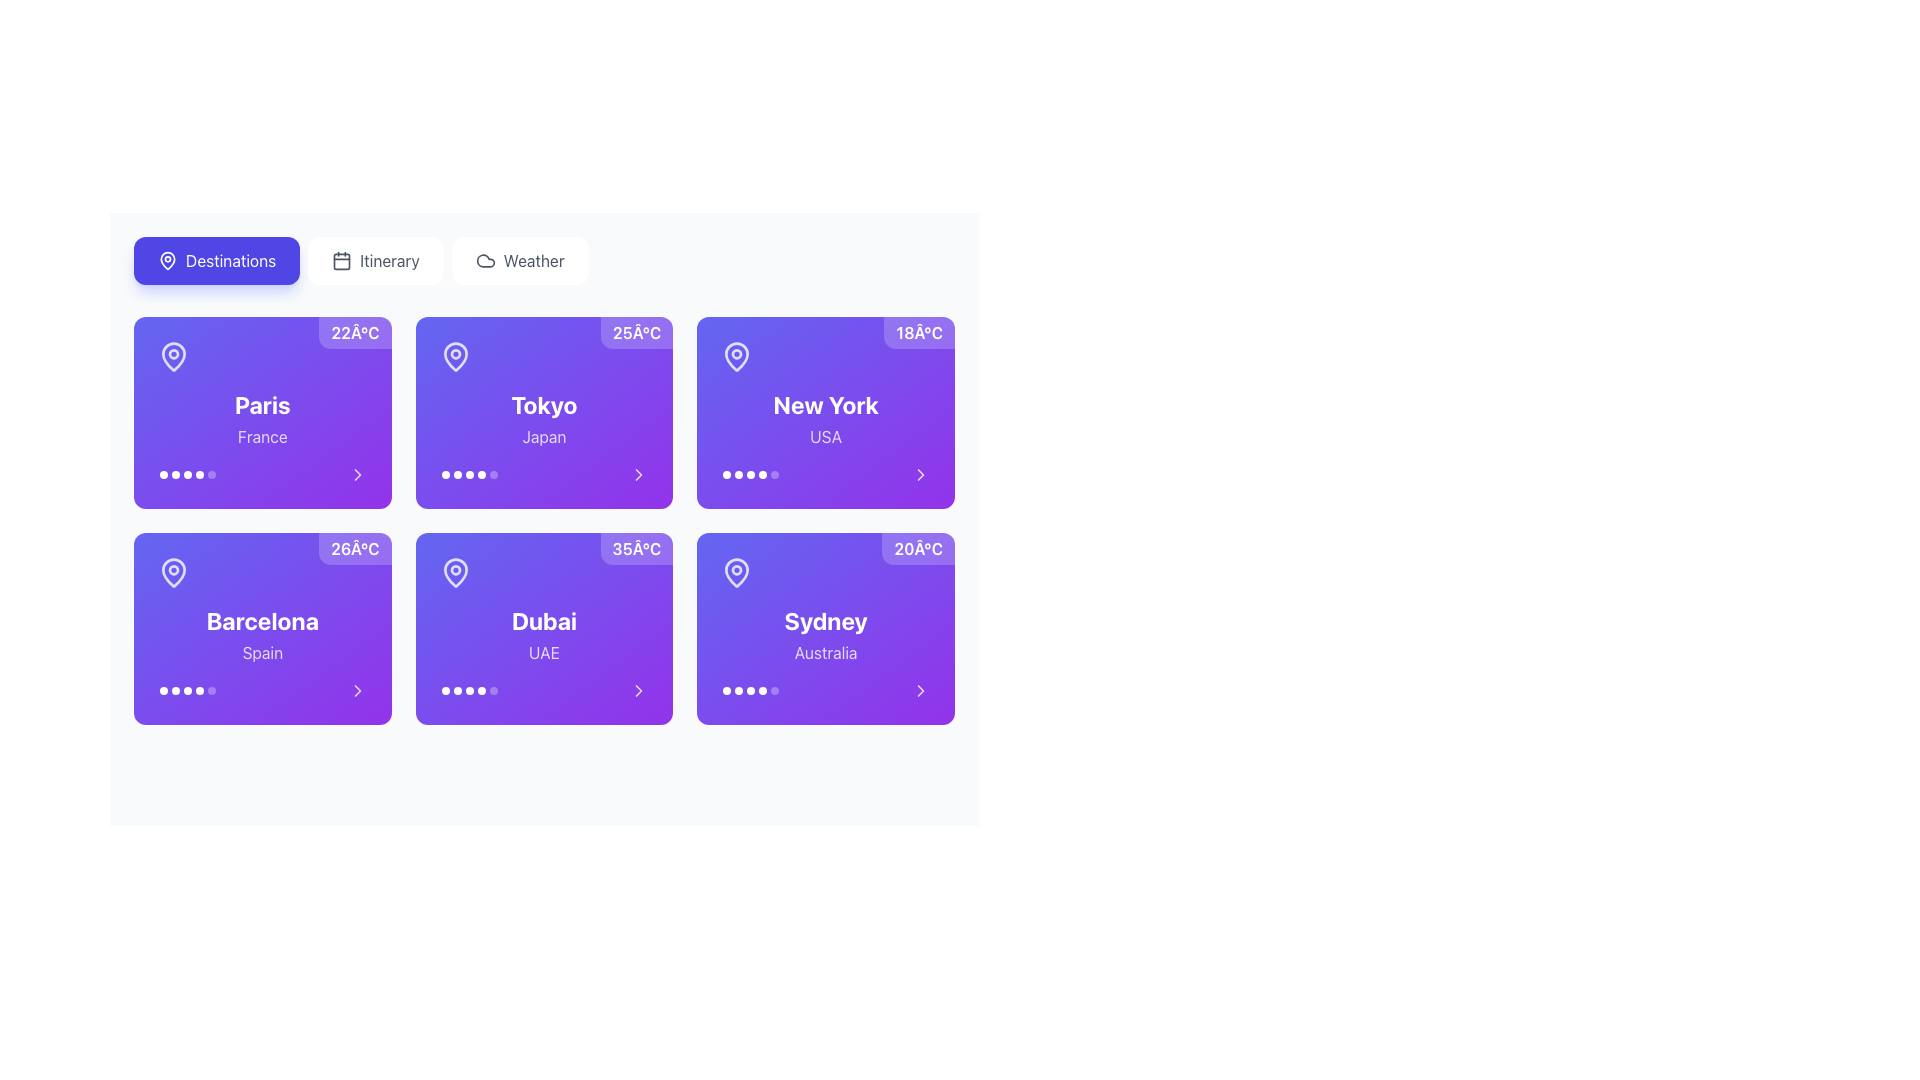  What do you see at coordinates (342, 260) in the screenshot?
I see `the calendar icon located to the left of the 'Itinerary' button in the navigation bar at the top of the interface to invoke the button's functionality` at bounding box center [342, 260].